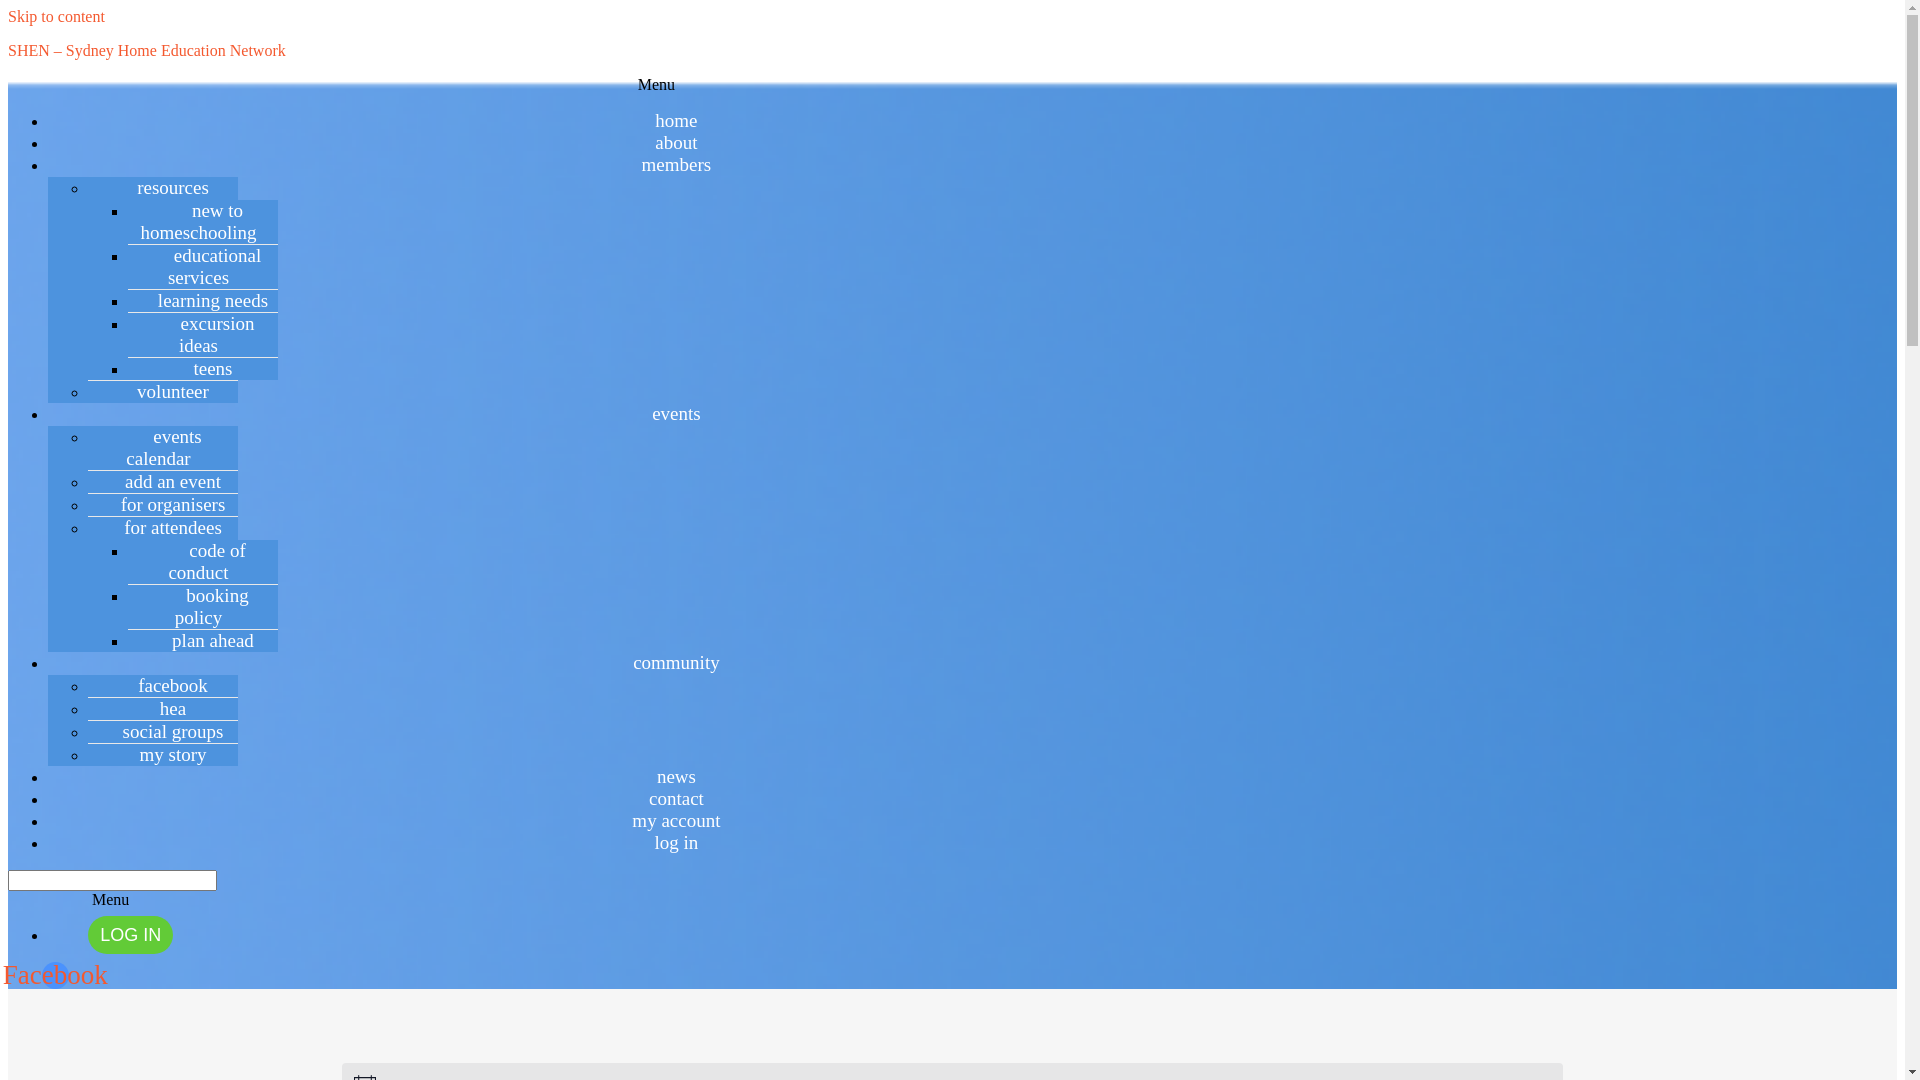 The height and width of the screenshot is (1080, 1920). What do you see at coordinates (202, 640) in the screenshot?
I see `'plan ahead'` at bounding box center [202, 640].